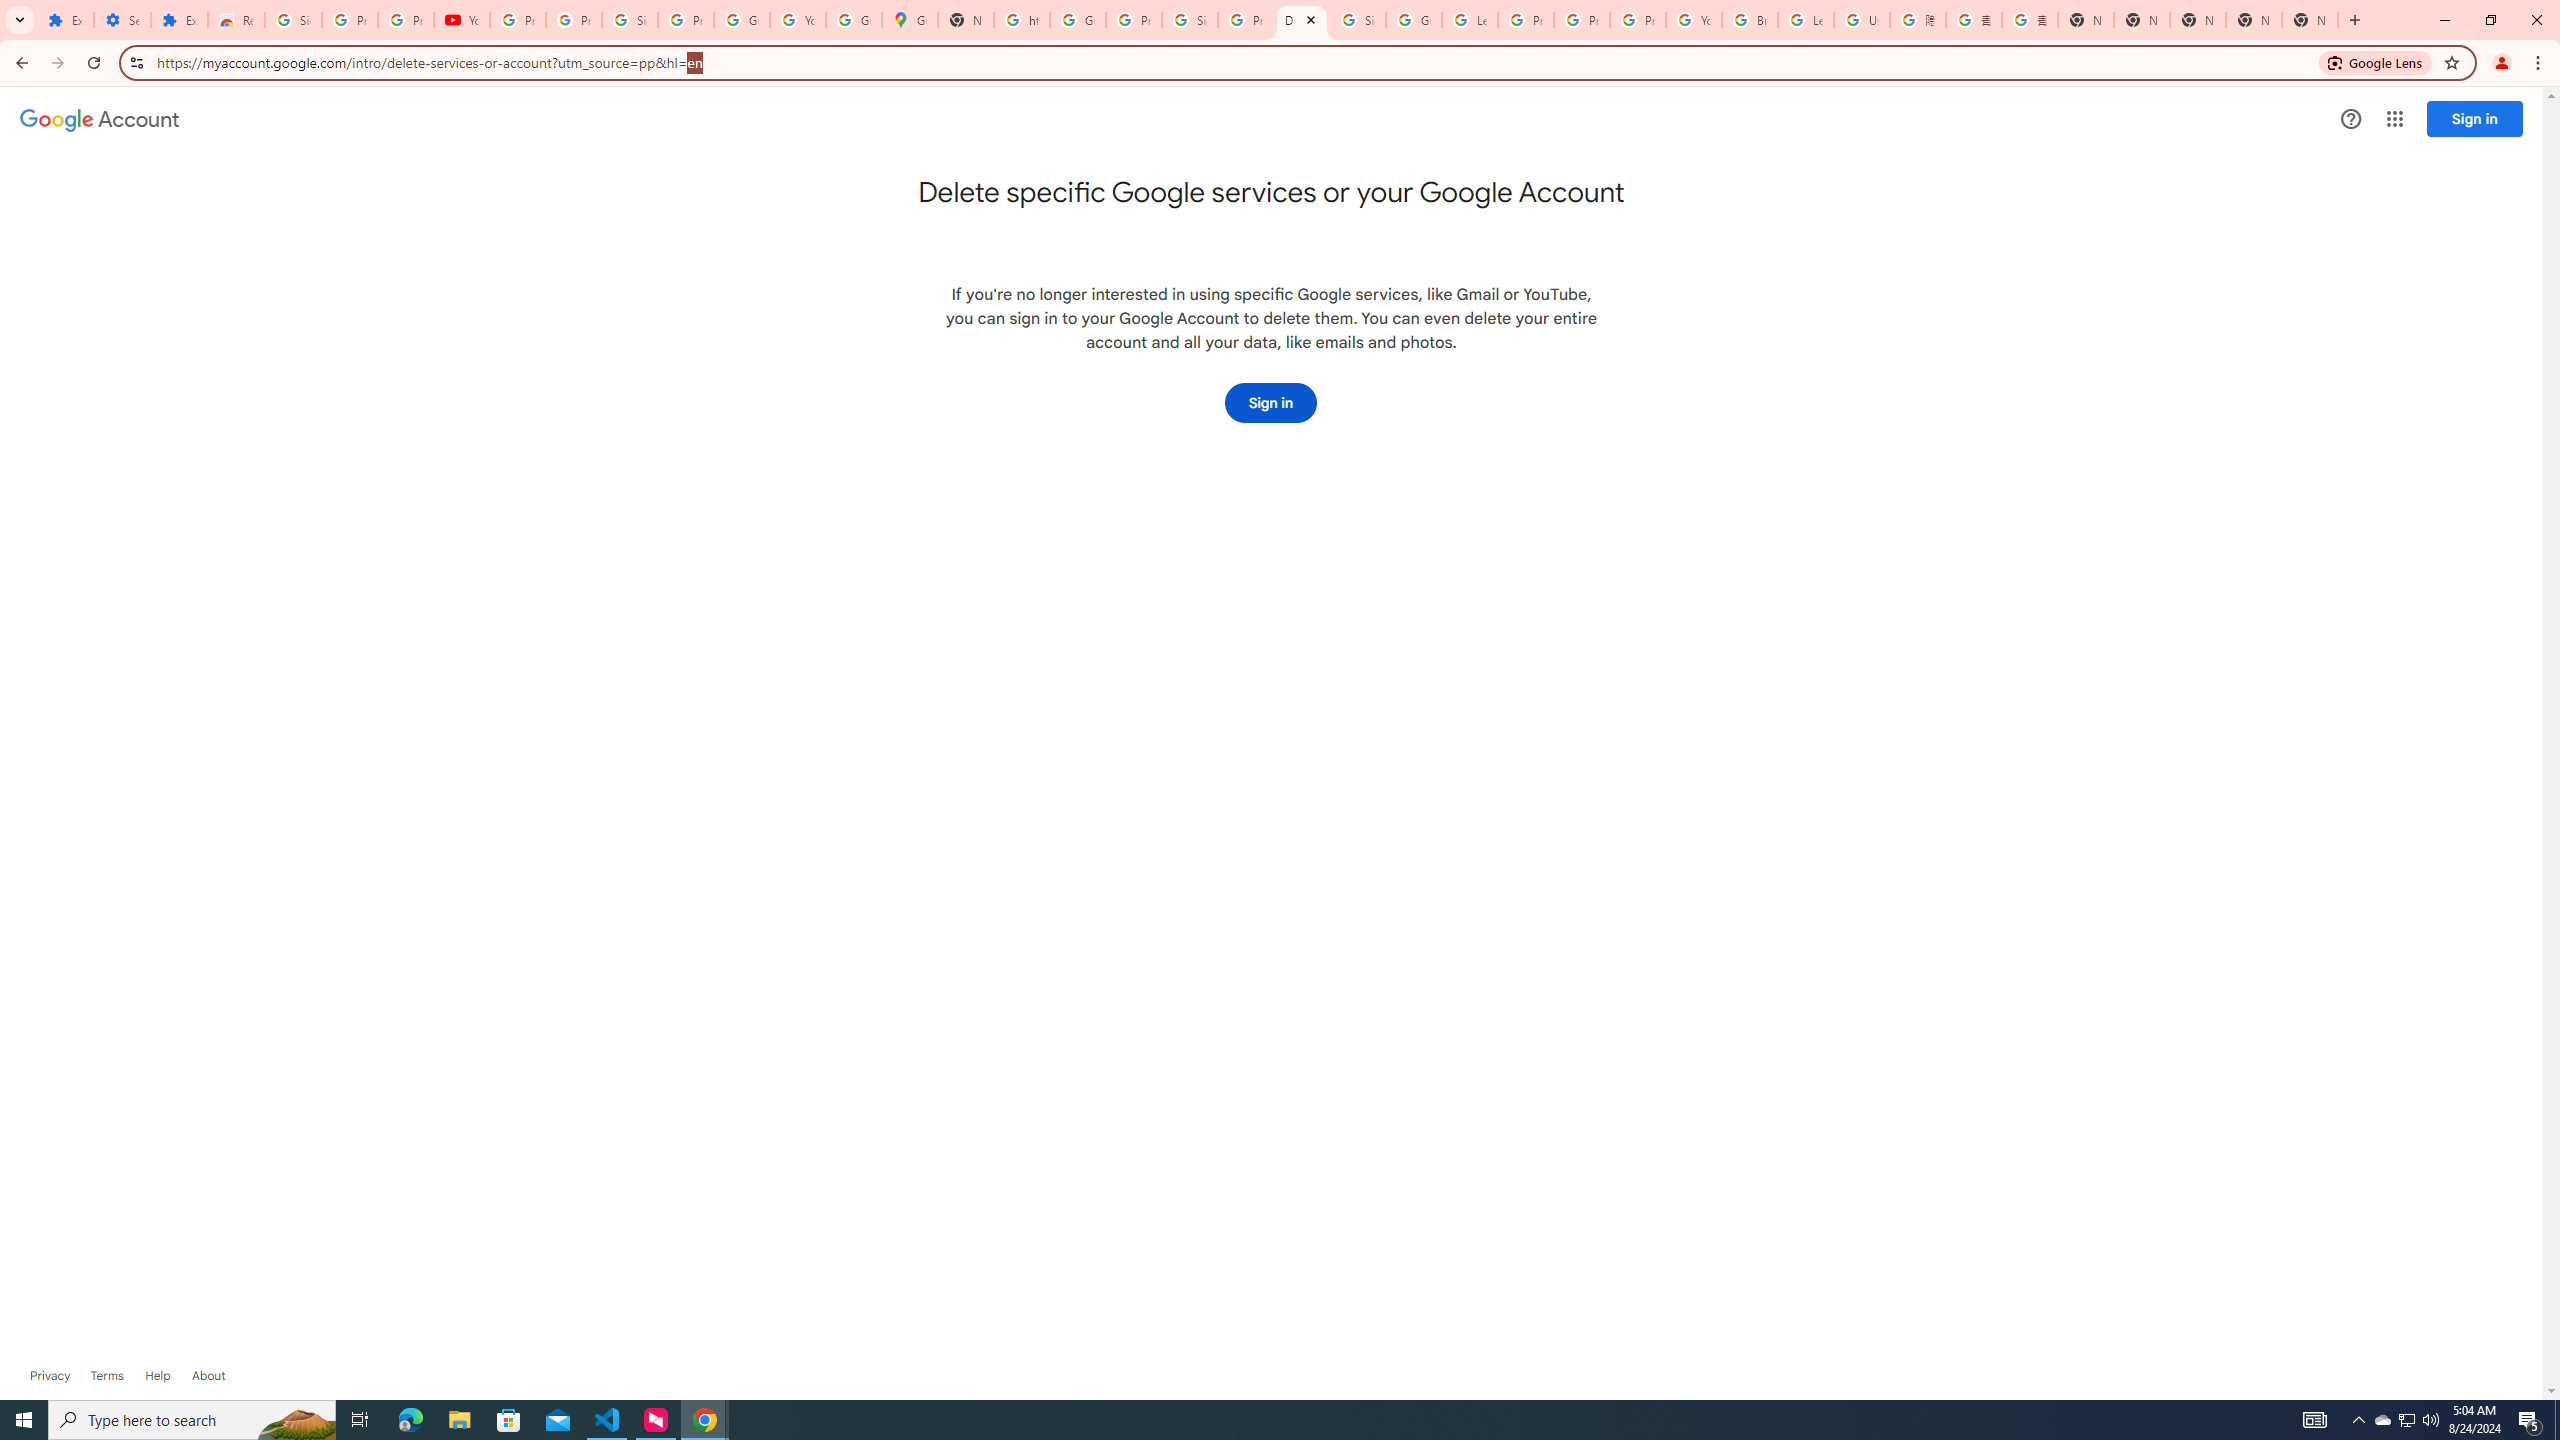 The image size is (2560, 1440). What do you see at coordinates (179, 19) in the screenshot?
I see `'Extensions'` at bounding box center [179, 19].